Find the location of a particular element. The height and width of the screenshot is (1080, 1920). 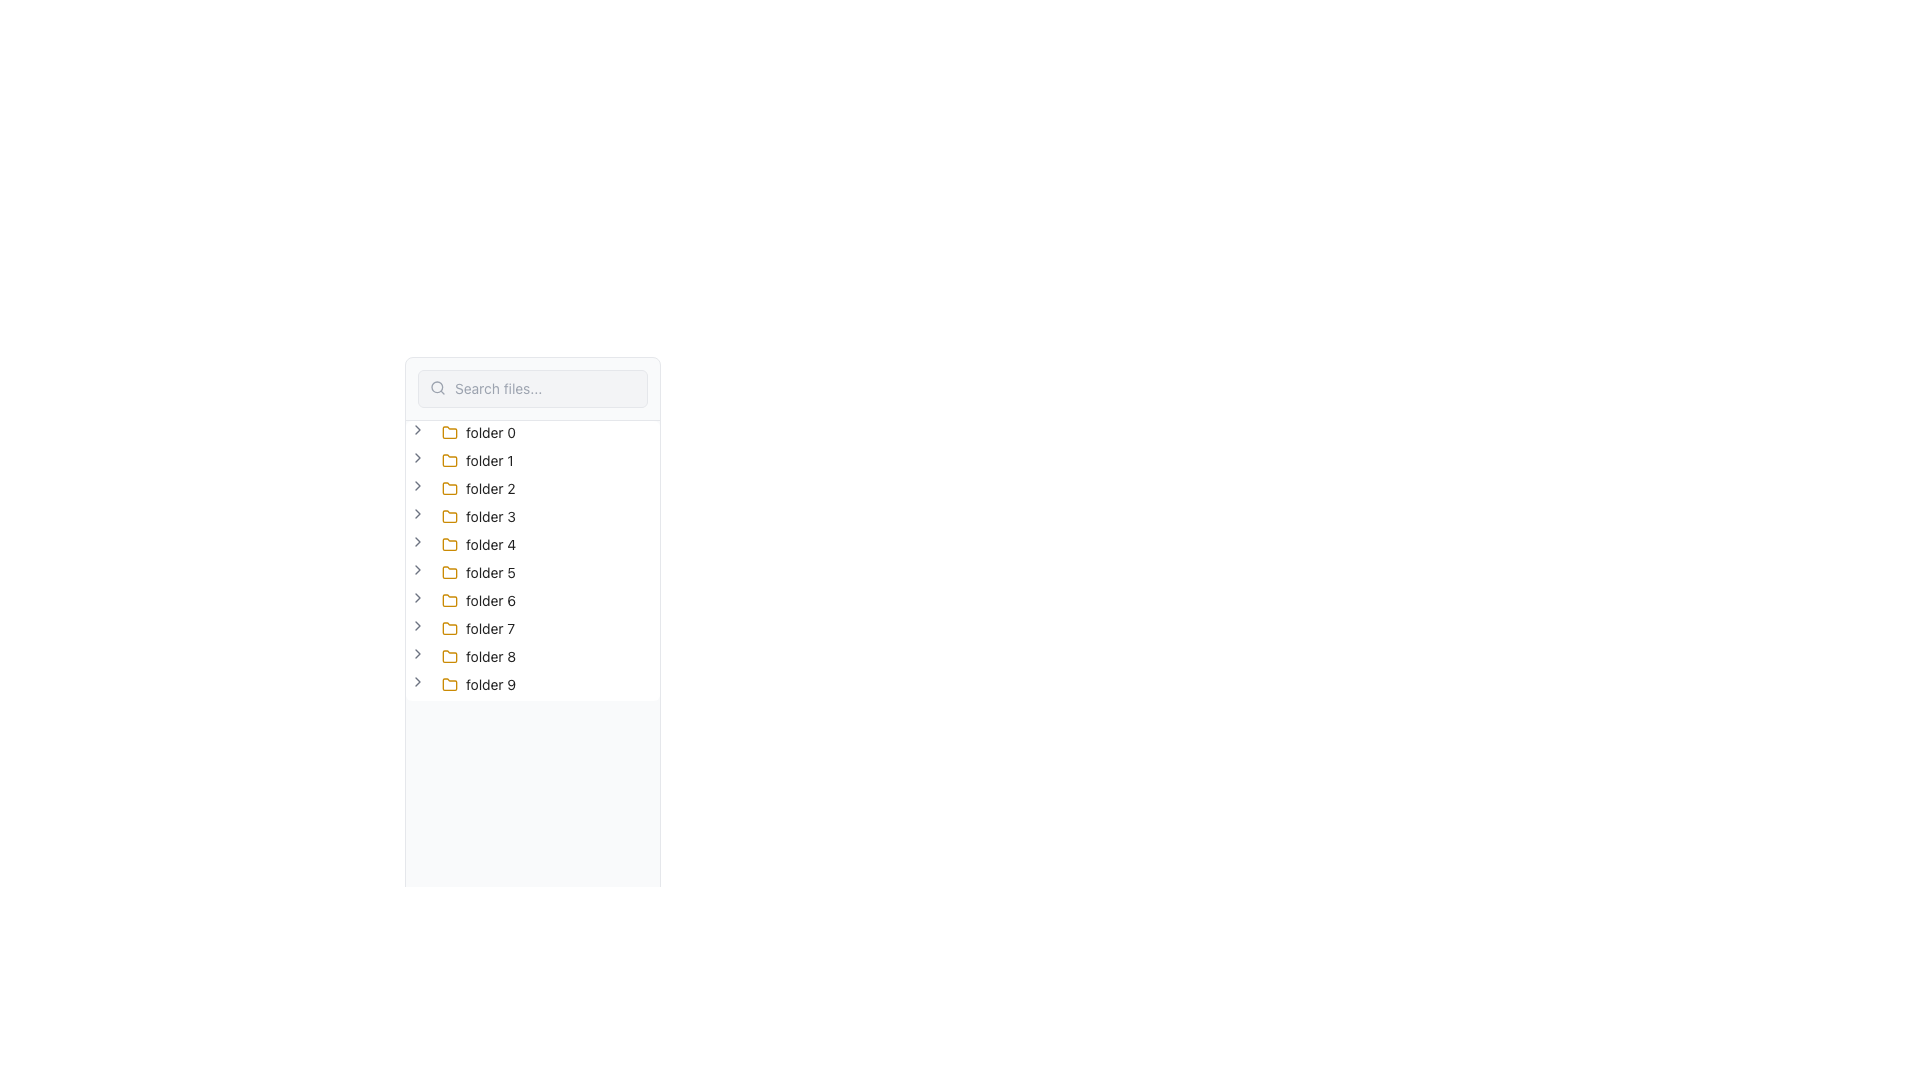

the folder icon representing 'folder 7' located in the middle of the interface is located at coordinates (449, 627).